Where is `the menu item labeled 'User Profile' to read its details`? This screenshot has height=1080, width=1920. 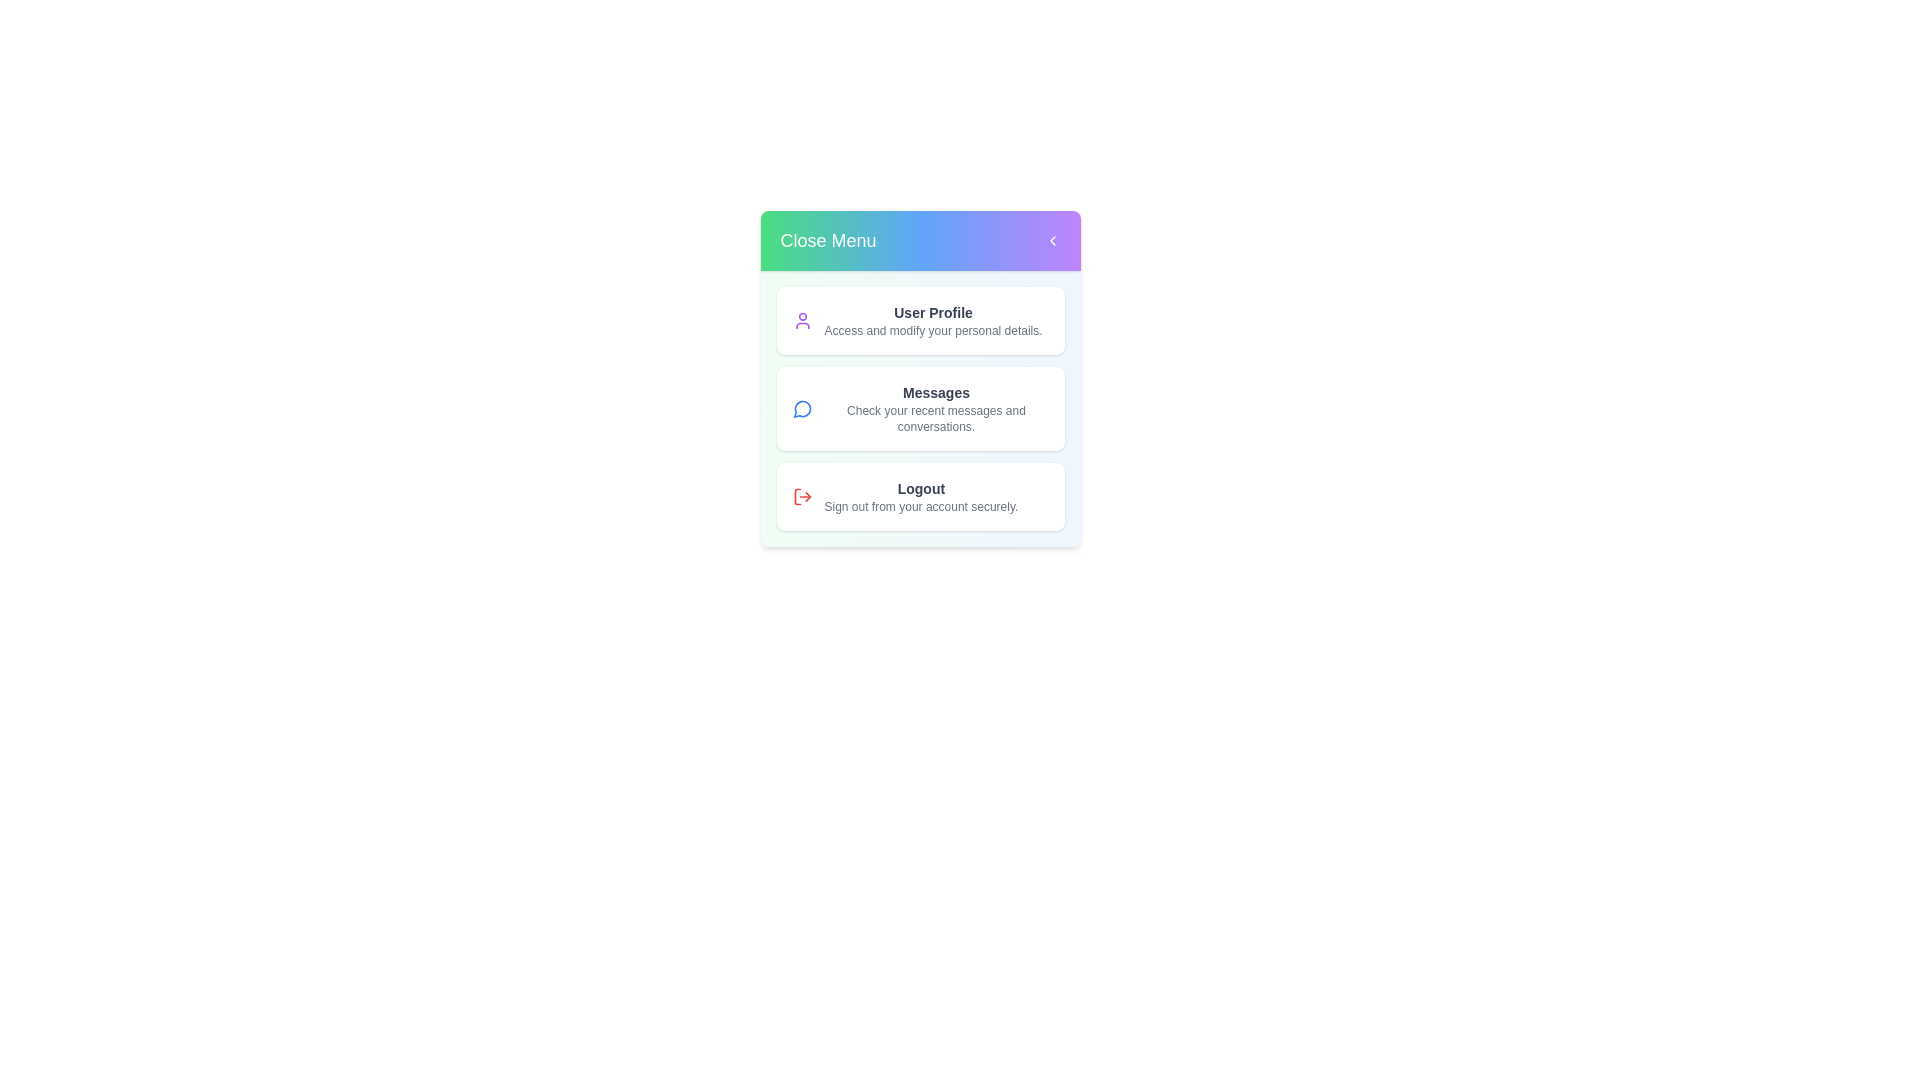 the menu item labeled 'User Profile' to read its details is located at coordinates (919, 319).